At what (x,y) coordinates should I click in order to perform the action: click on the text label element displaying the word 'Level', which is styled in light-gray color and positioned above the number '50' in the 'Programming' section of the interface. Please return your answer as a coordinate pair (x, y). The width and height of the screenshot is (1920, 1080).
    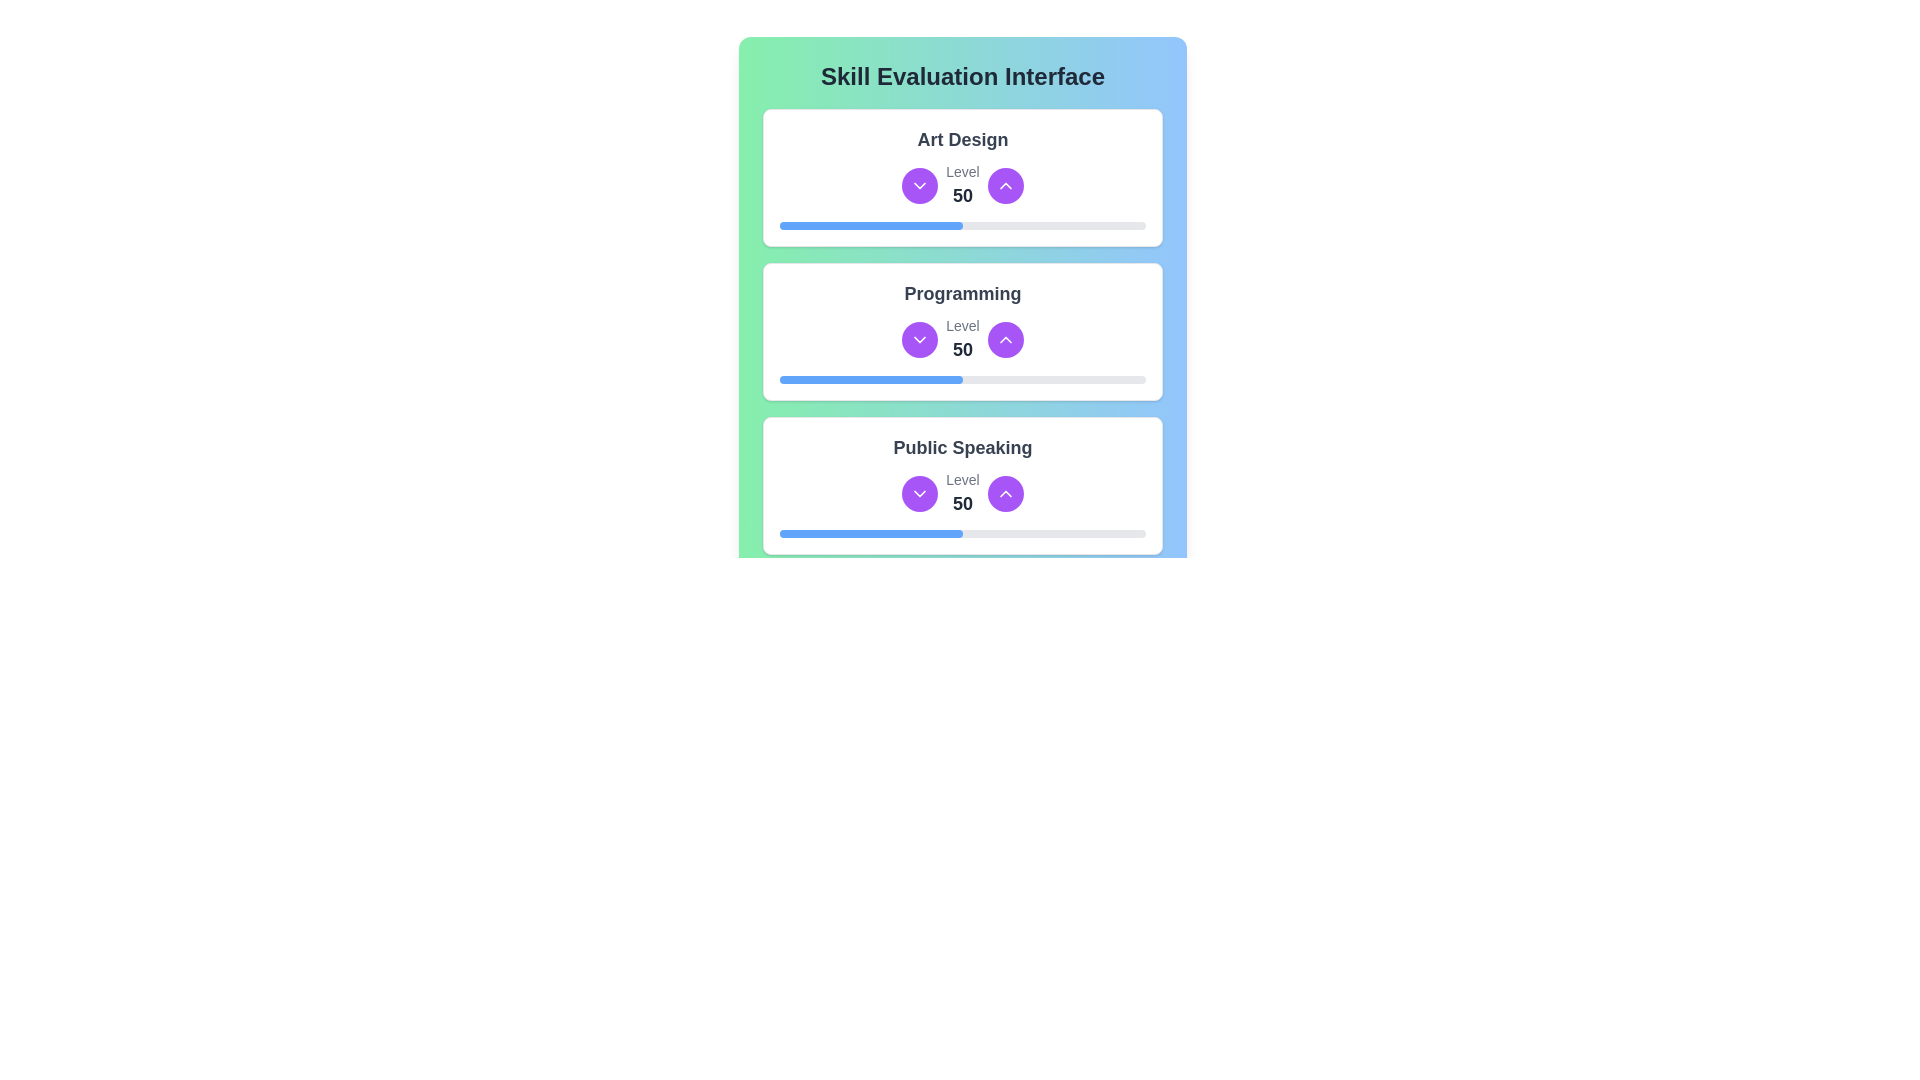
    Looking at the image, I should click on (963, 325).